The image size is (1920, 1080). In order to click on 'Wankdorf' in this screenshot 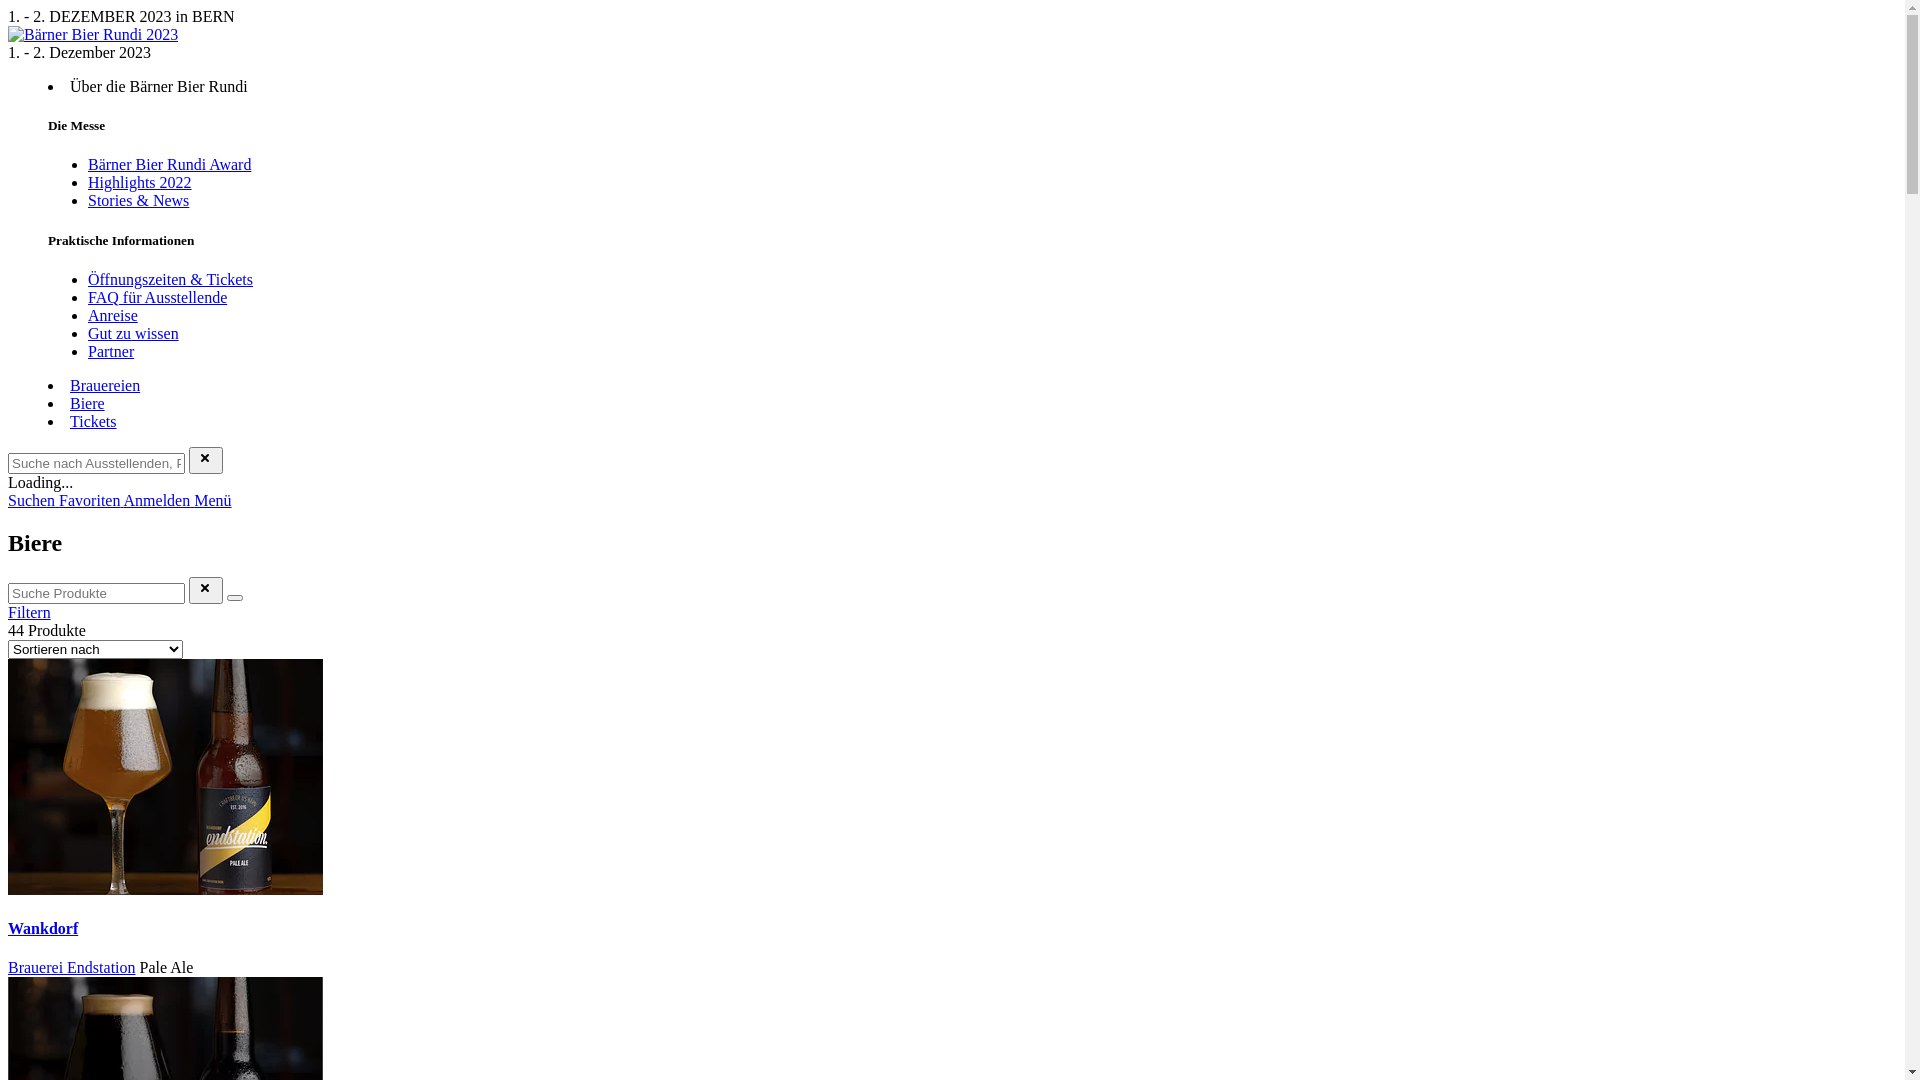, I will do `click(8, 928)`.